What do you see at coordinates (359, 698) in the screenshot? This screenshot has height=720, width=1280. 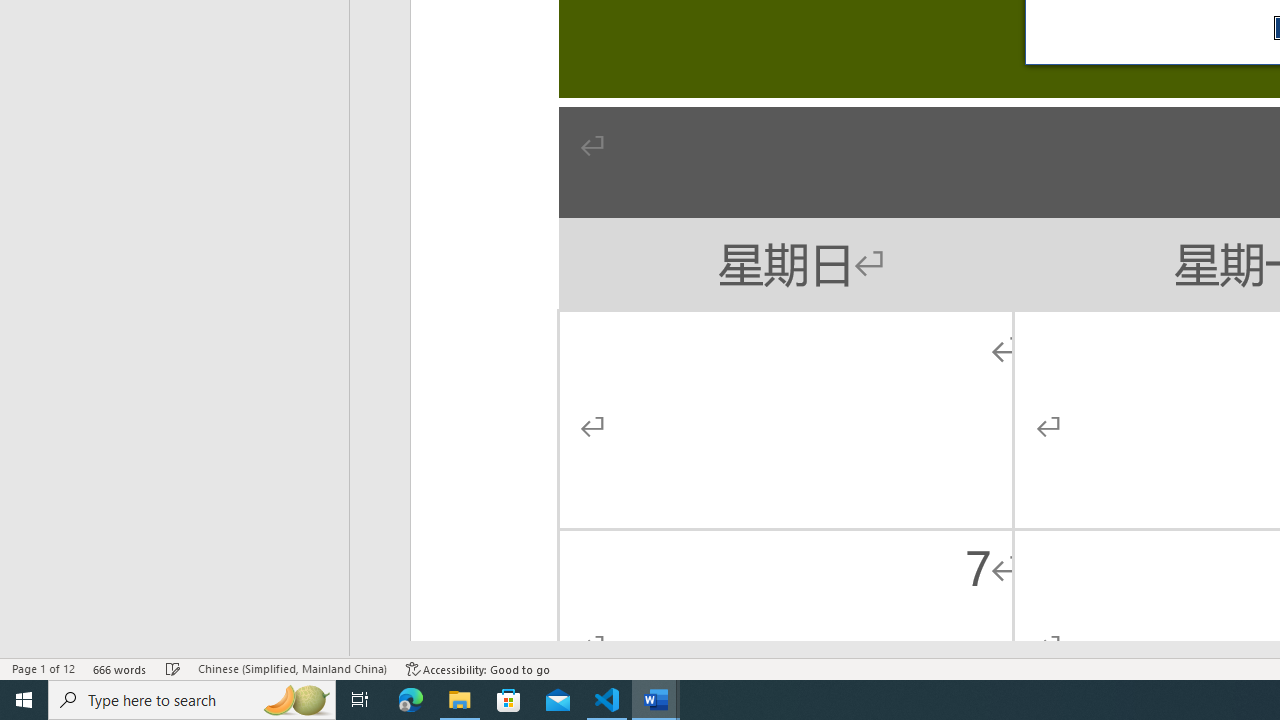 I see `'Task View'` at bounding box center [359, 698].